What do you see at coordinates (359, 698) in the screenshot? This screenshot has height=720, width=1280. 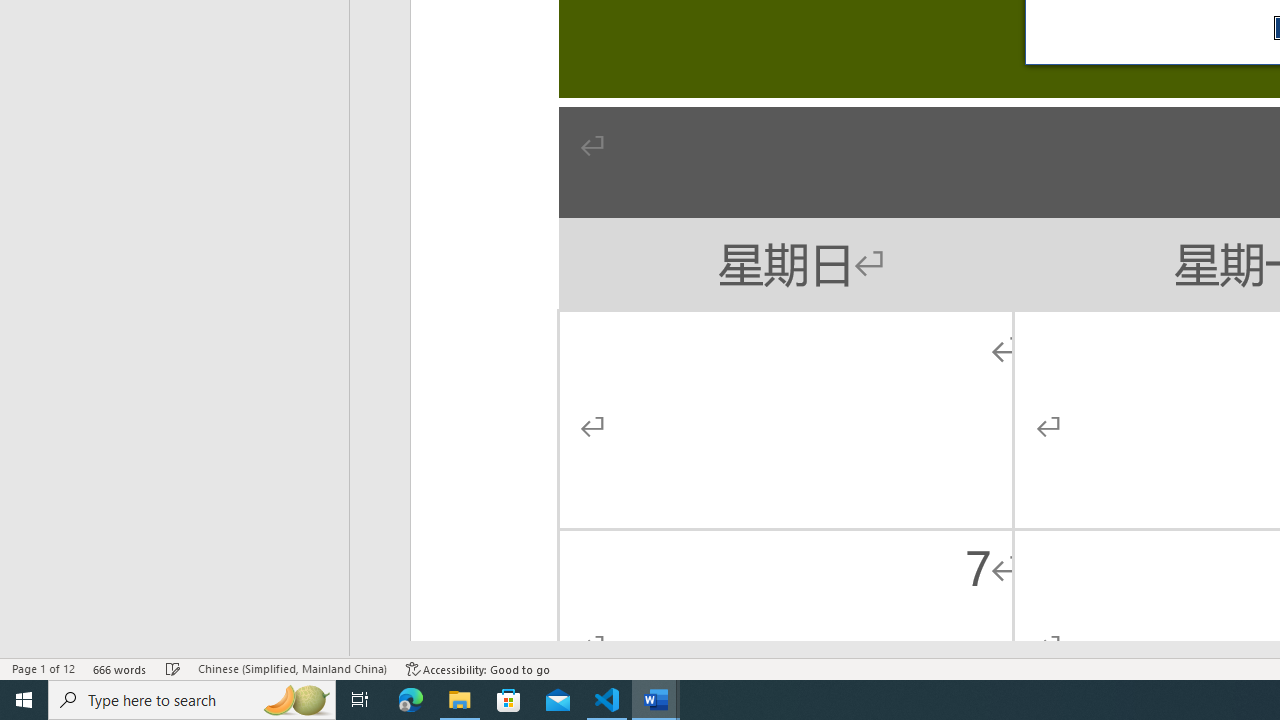 I see `'Task View'` at bounding box center [359, 698].